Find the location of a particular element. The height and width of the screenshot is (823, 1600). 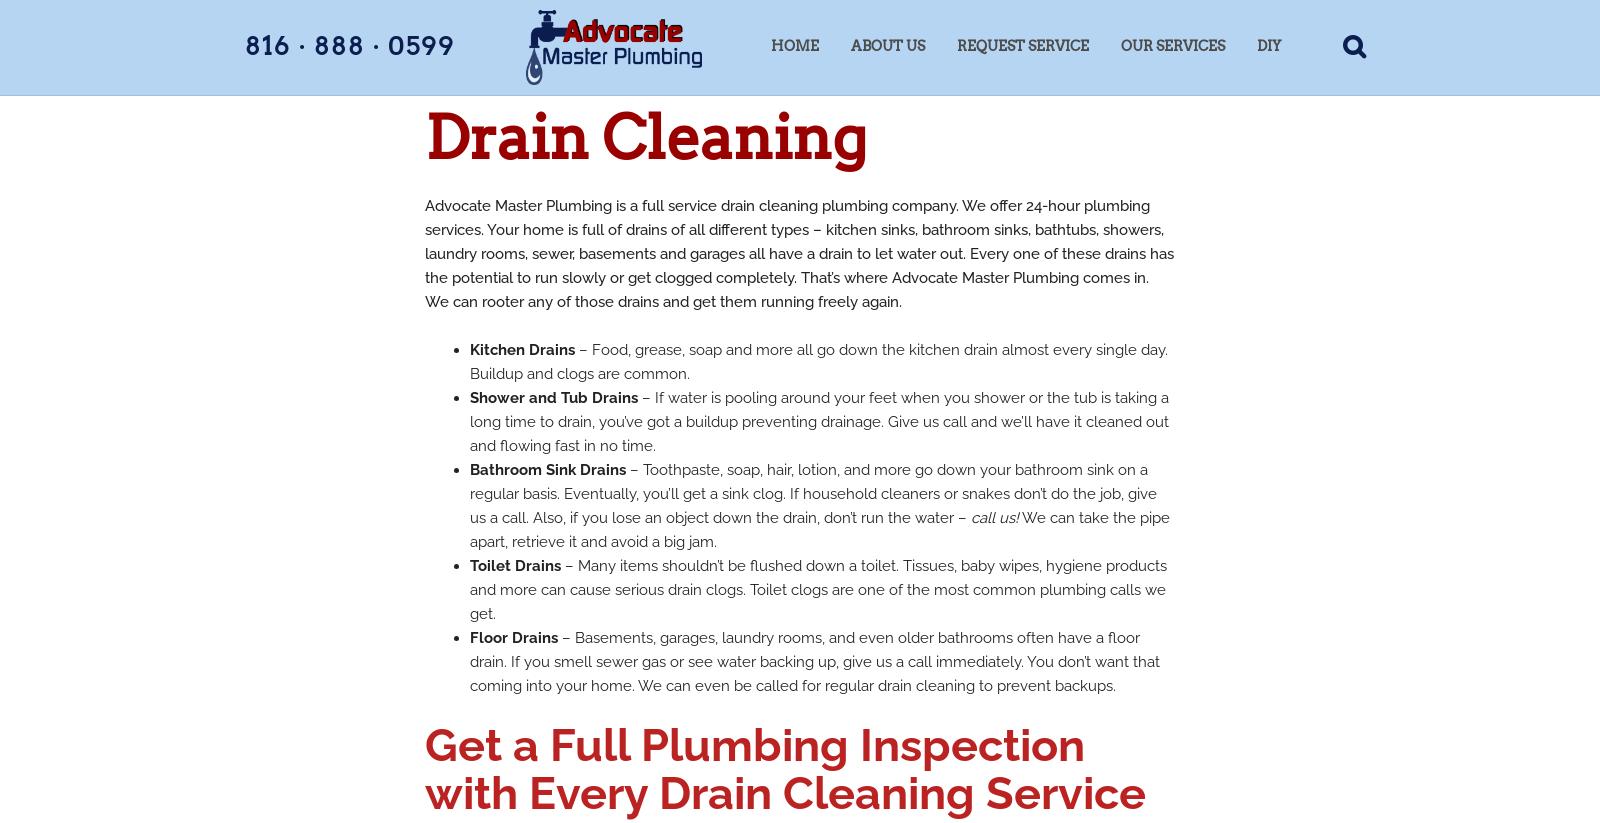

'About Us' is located at coordinates (887, 46).